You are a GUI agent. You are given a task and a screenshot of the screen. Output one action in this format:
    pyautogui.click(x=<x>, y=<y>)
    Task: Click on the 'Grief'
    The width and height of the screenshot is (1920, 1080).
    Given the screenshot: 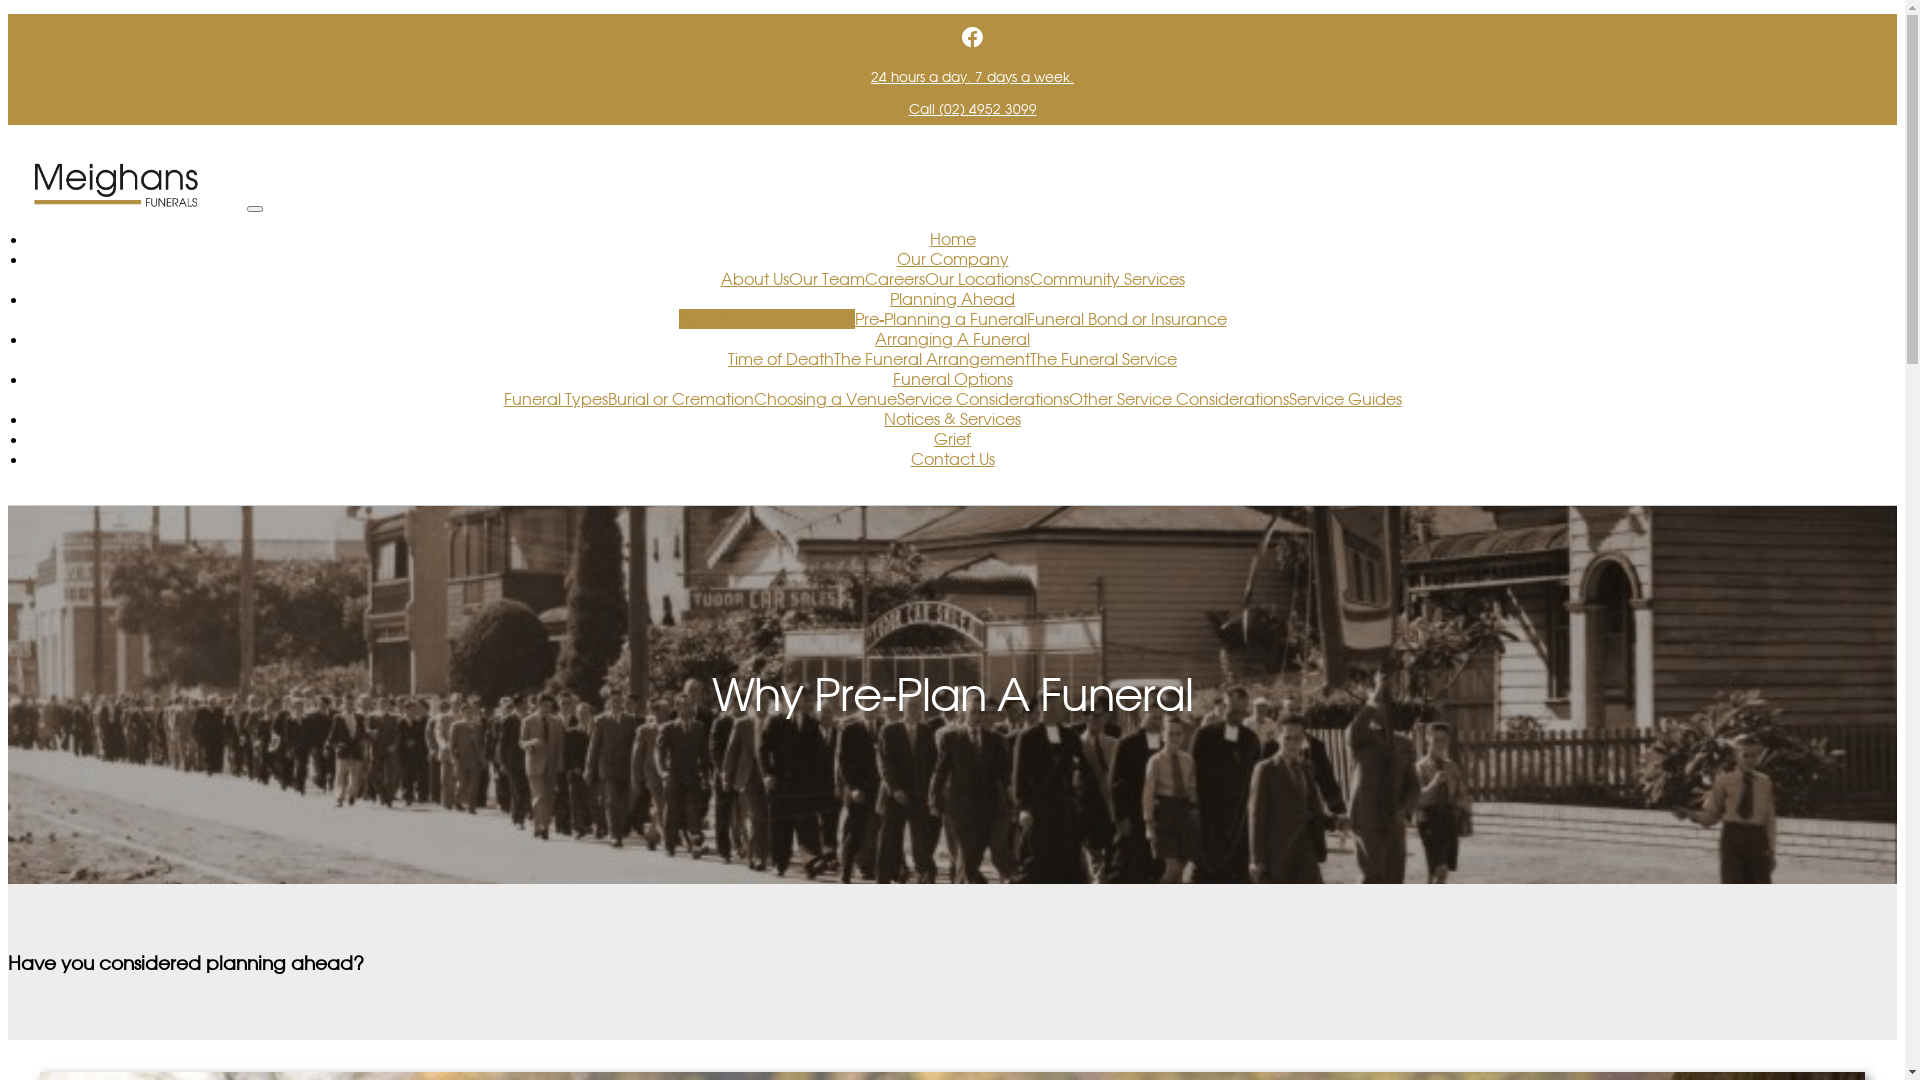 What is the action you would take?
    pyautogui.click(x=951, y=438)
    